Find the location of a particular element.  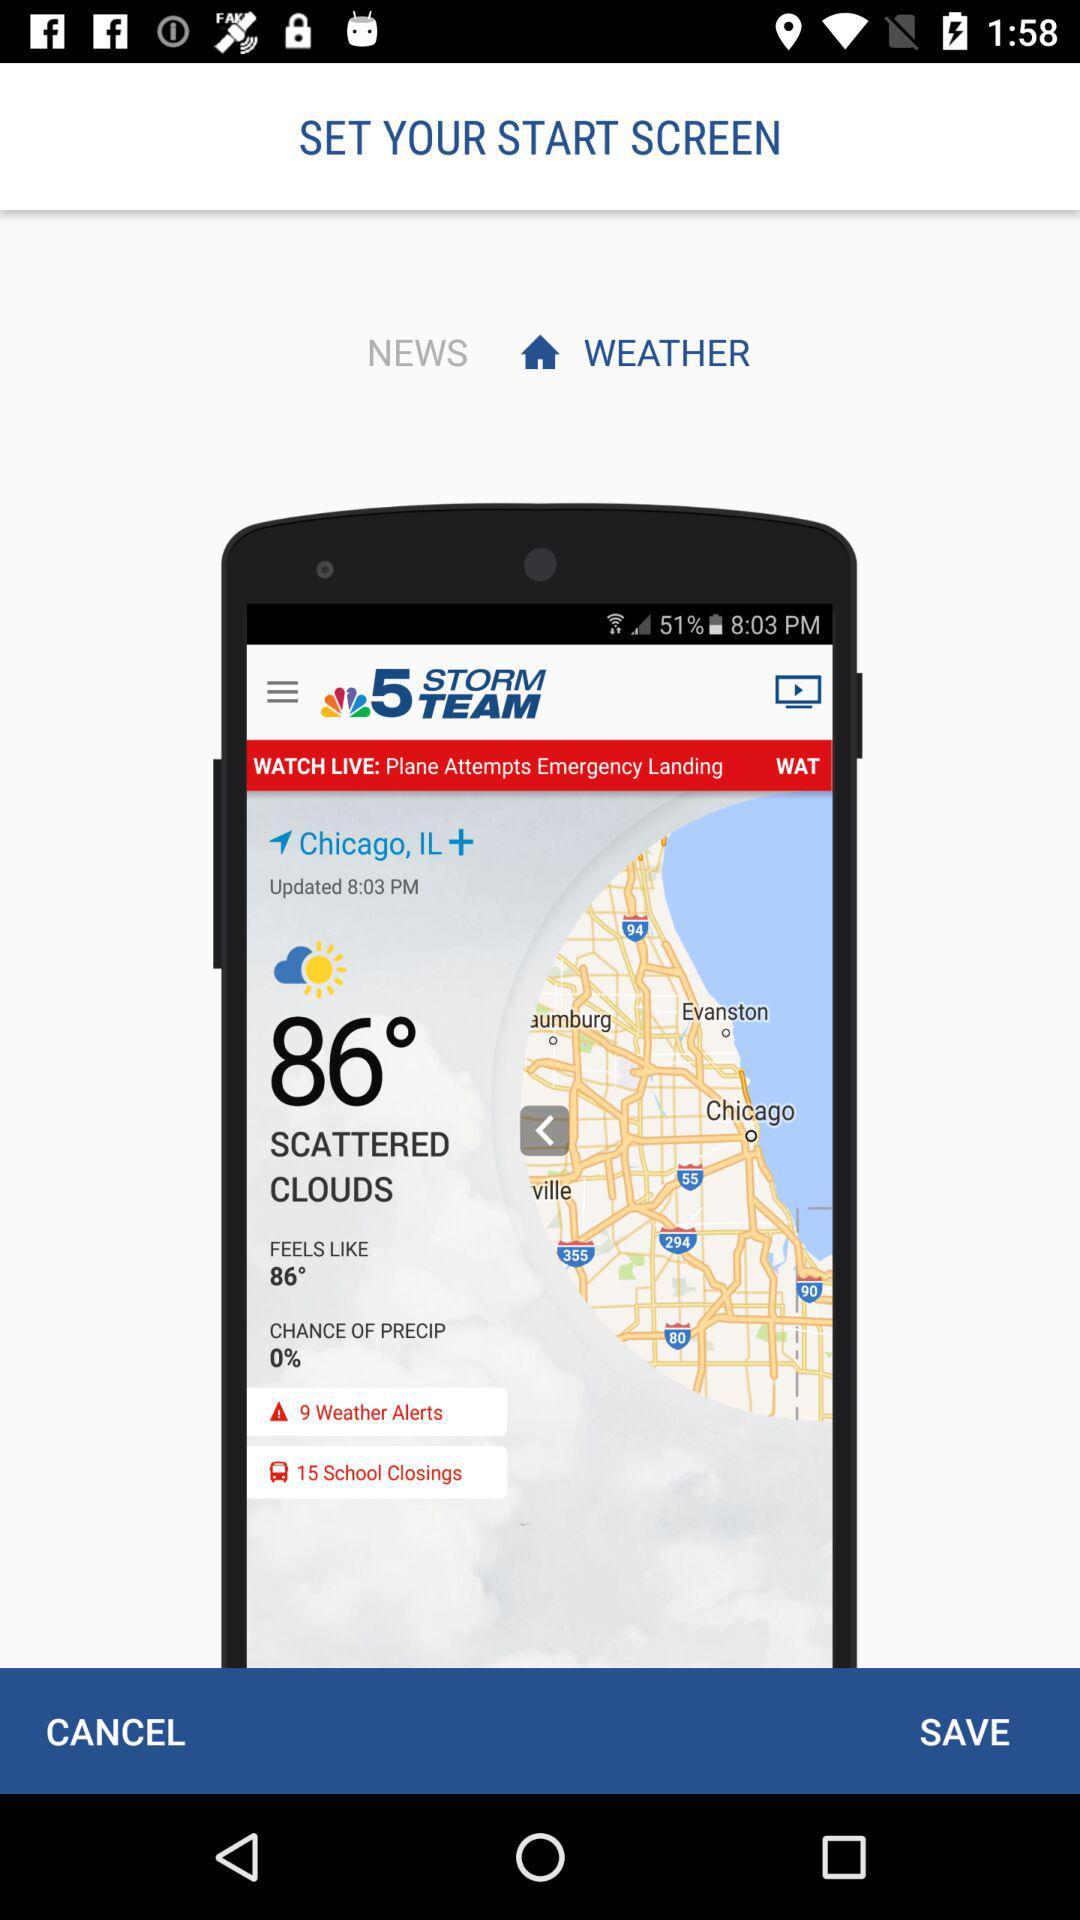

item below set your start item is located at coordinates (661, 351).